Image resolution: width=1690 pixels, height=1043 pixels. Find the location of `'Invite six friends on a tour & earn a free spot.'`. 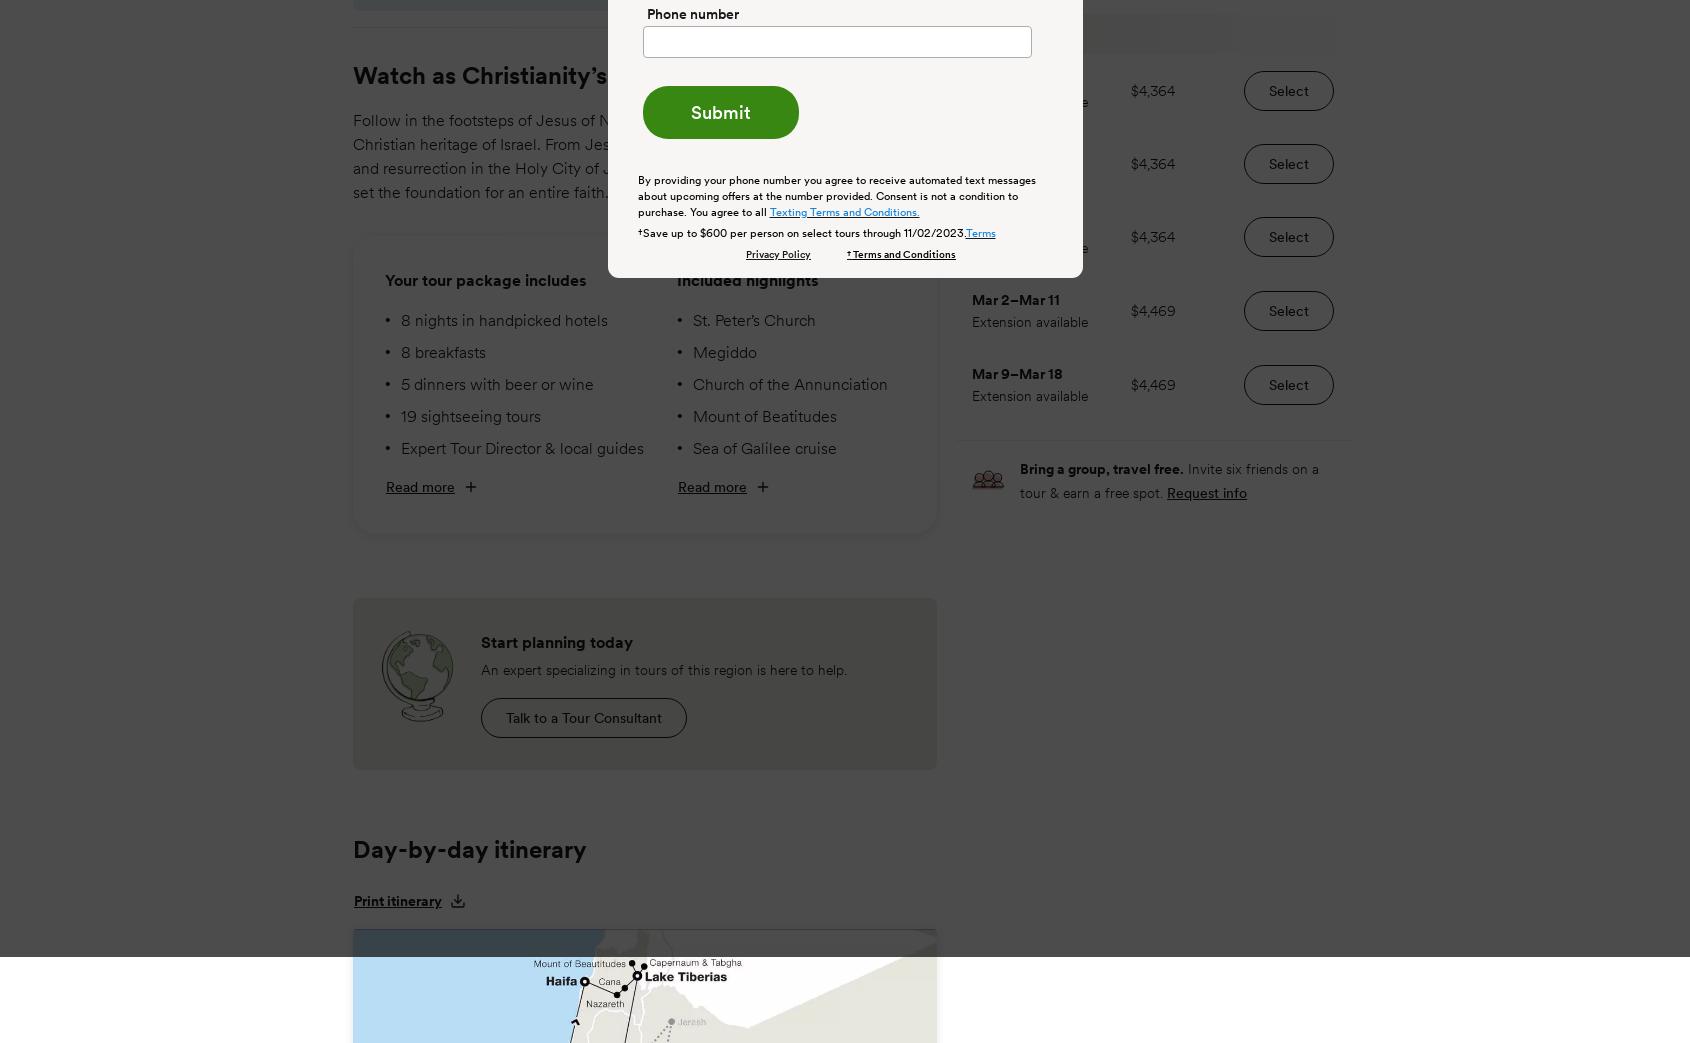

'Invite six friends on a tour & earn a free spot.' is located at coordinates (1176, 480).